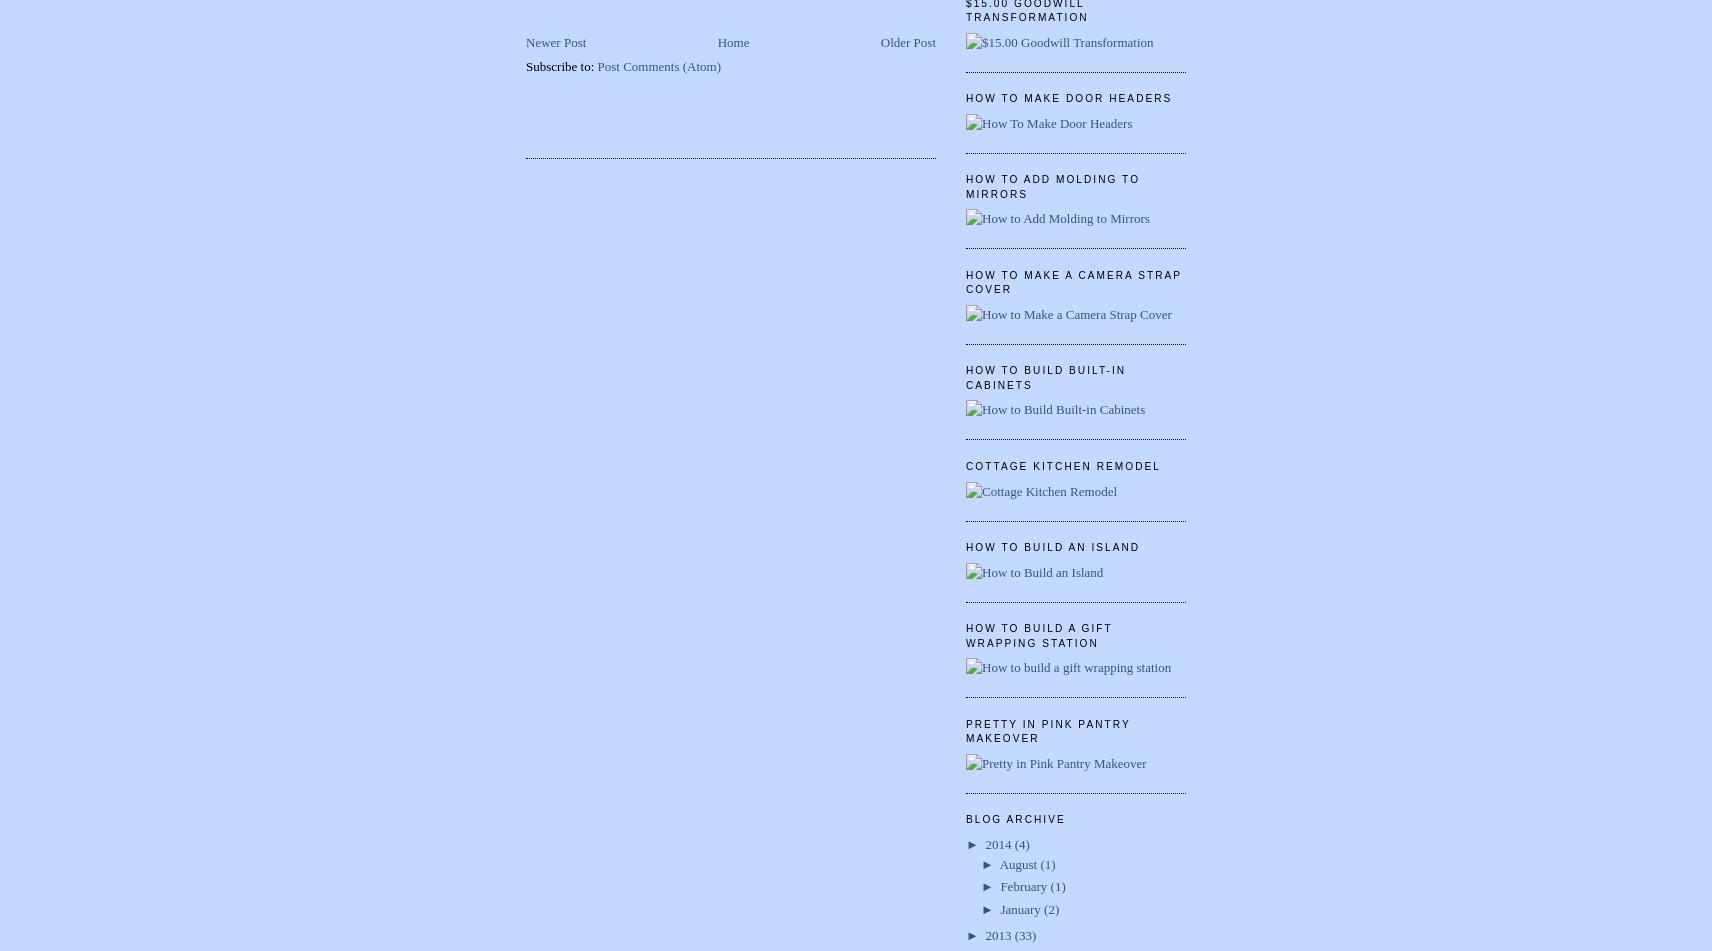  Describe the element at coordinates (1045, 377) in the screenshot. I see `'How to Build Built-in Cabinets'` at that location.